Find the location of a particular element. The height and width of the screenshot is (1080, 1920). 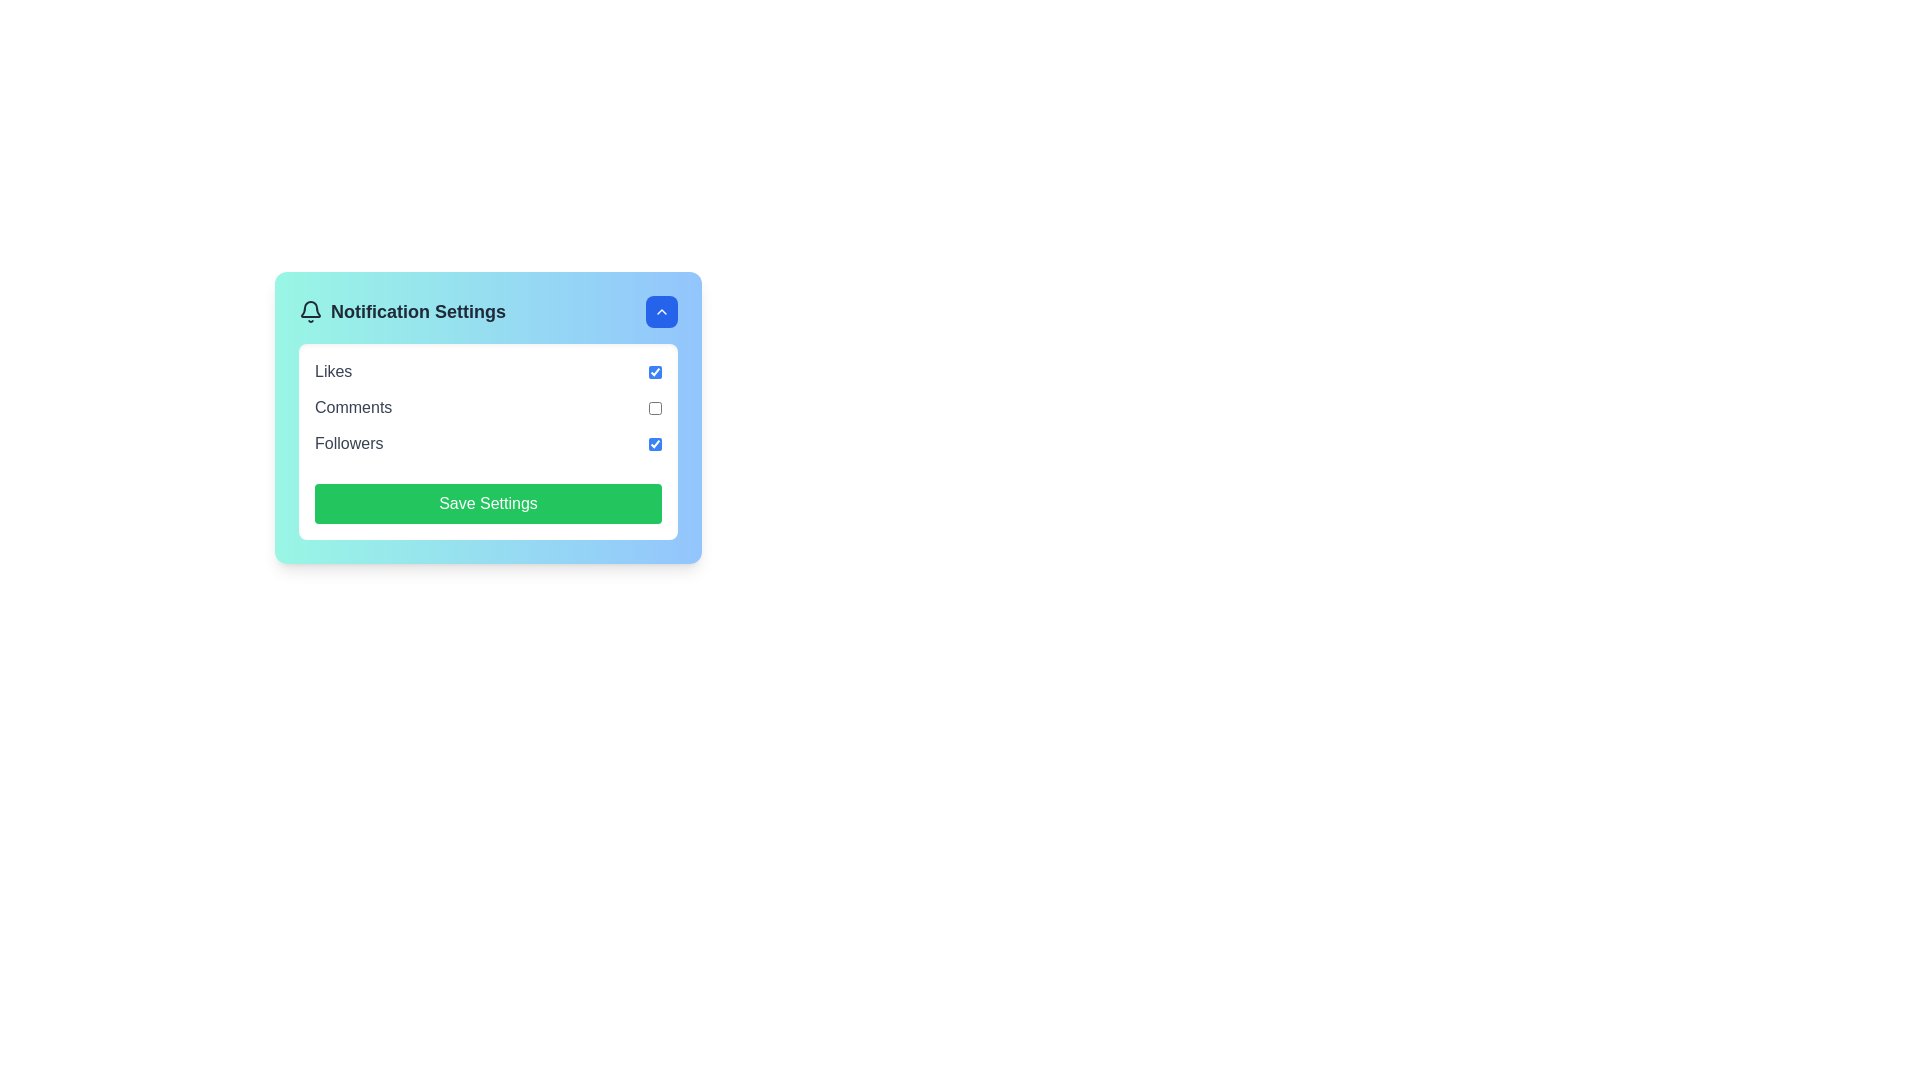

the 'Save Settings' button with a bright green background and white text is located at coordinates (488, 503).